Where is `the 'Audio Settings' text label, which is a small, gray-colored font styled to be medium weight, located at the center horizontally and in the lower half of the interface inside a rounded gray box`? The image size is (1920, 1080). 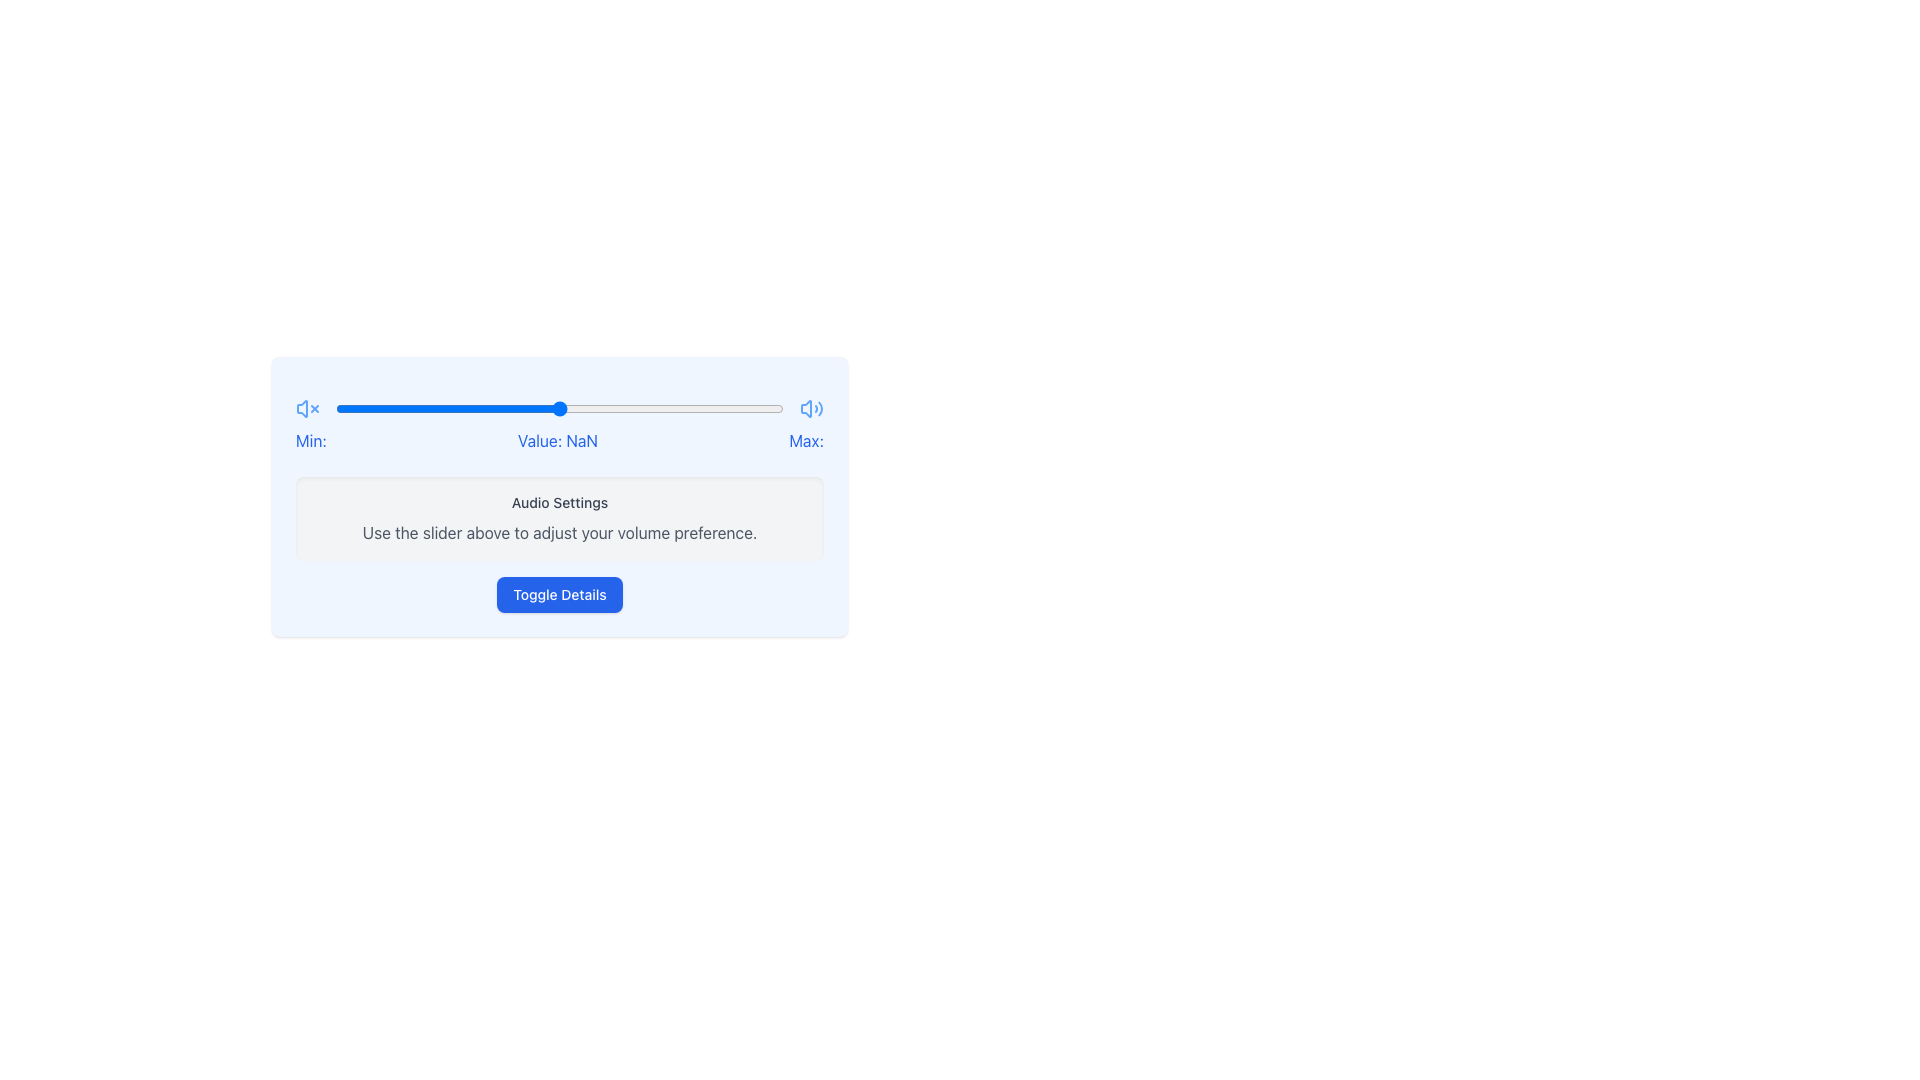
the 'Audio Settings' text label, which is a small, gray-colored font styled to be medium weight, located at the center horizontally and in the lower half of the interface inside a rounded gray box is located at coordinates (560, 501).